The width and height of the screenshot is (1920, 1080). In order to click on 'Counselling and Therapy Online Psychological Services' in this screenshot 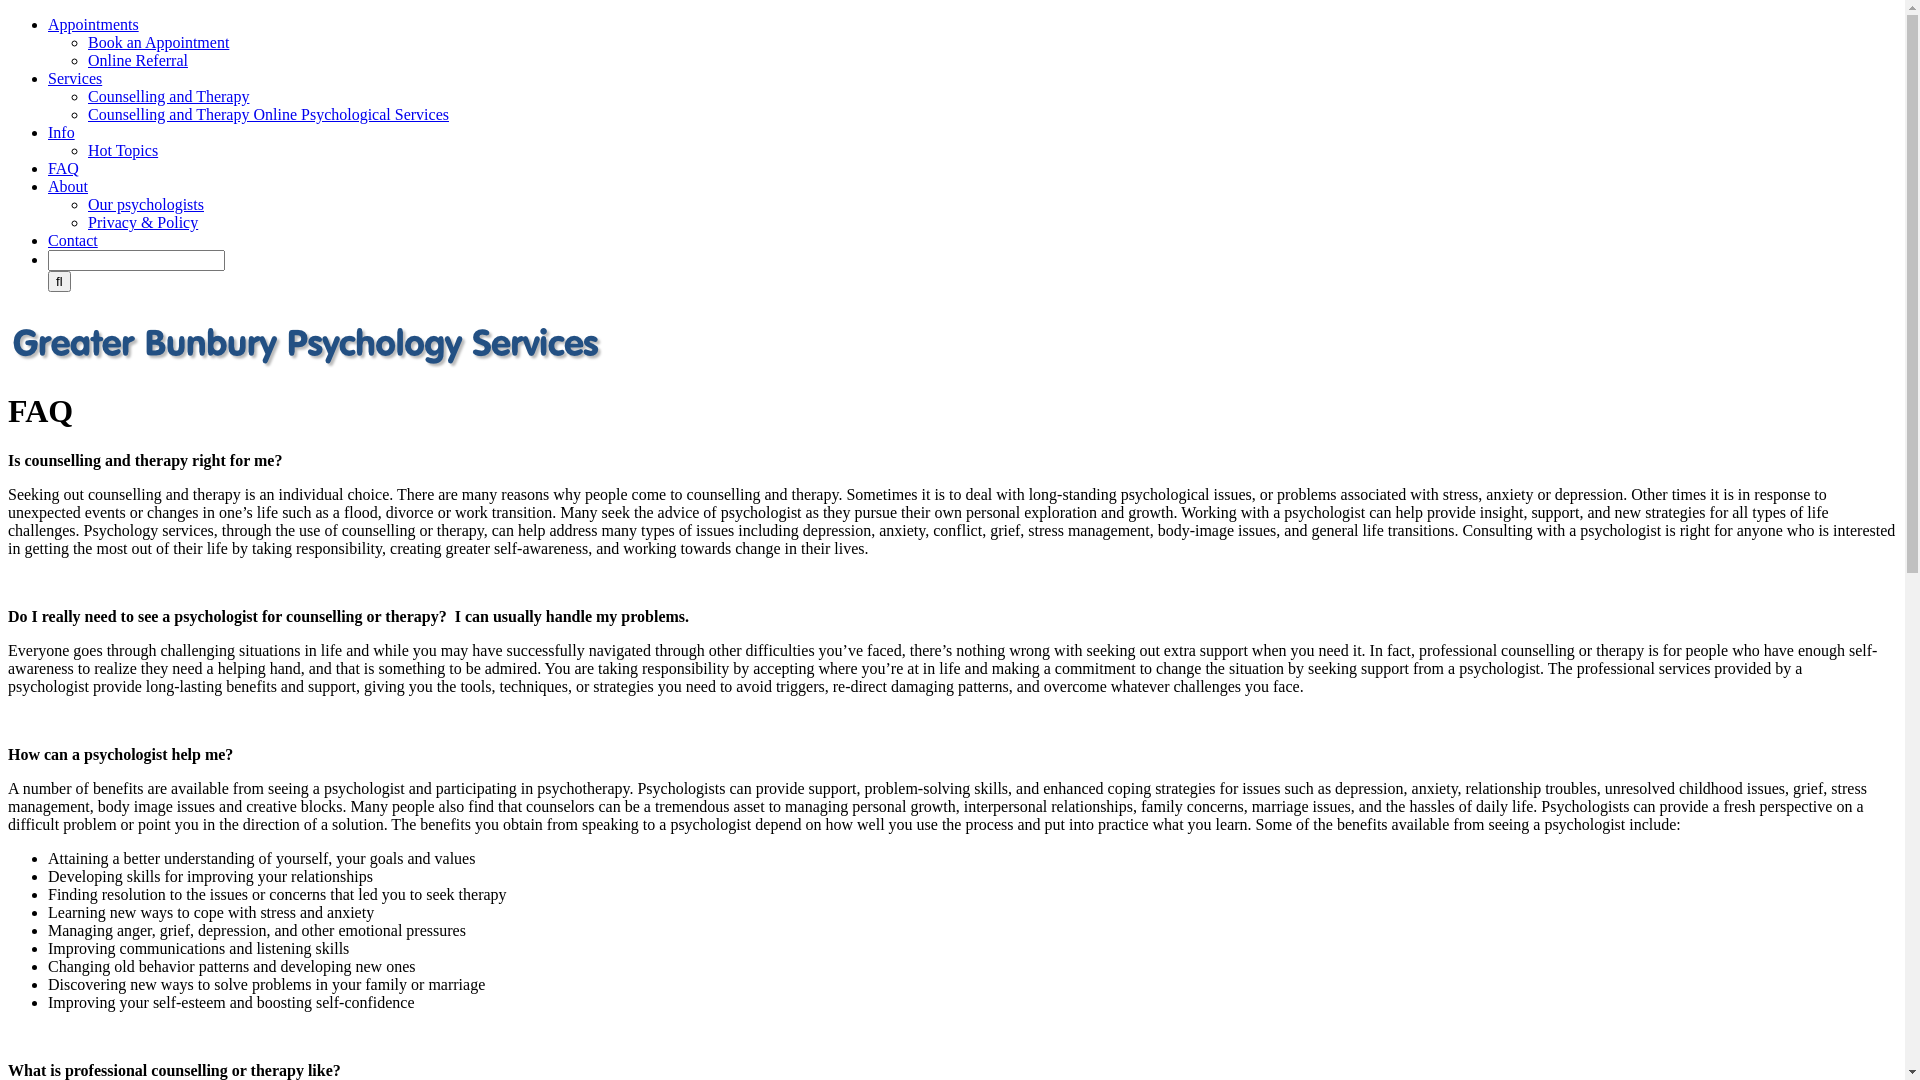, I will do `click(267, 114)`.